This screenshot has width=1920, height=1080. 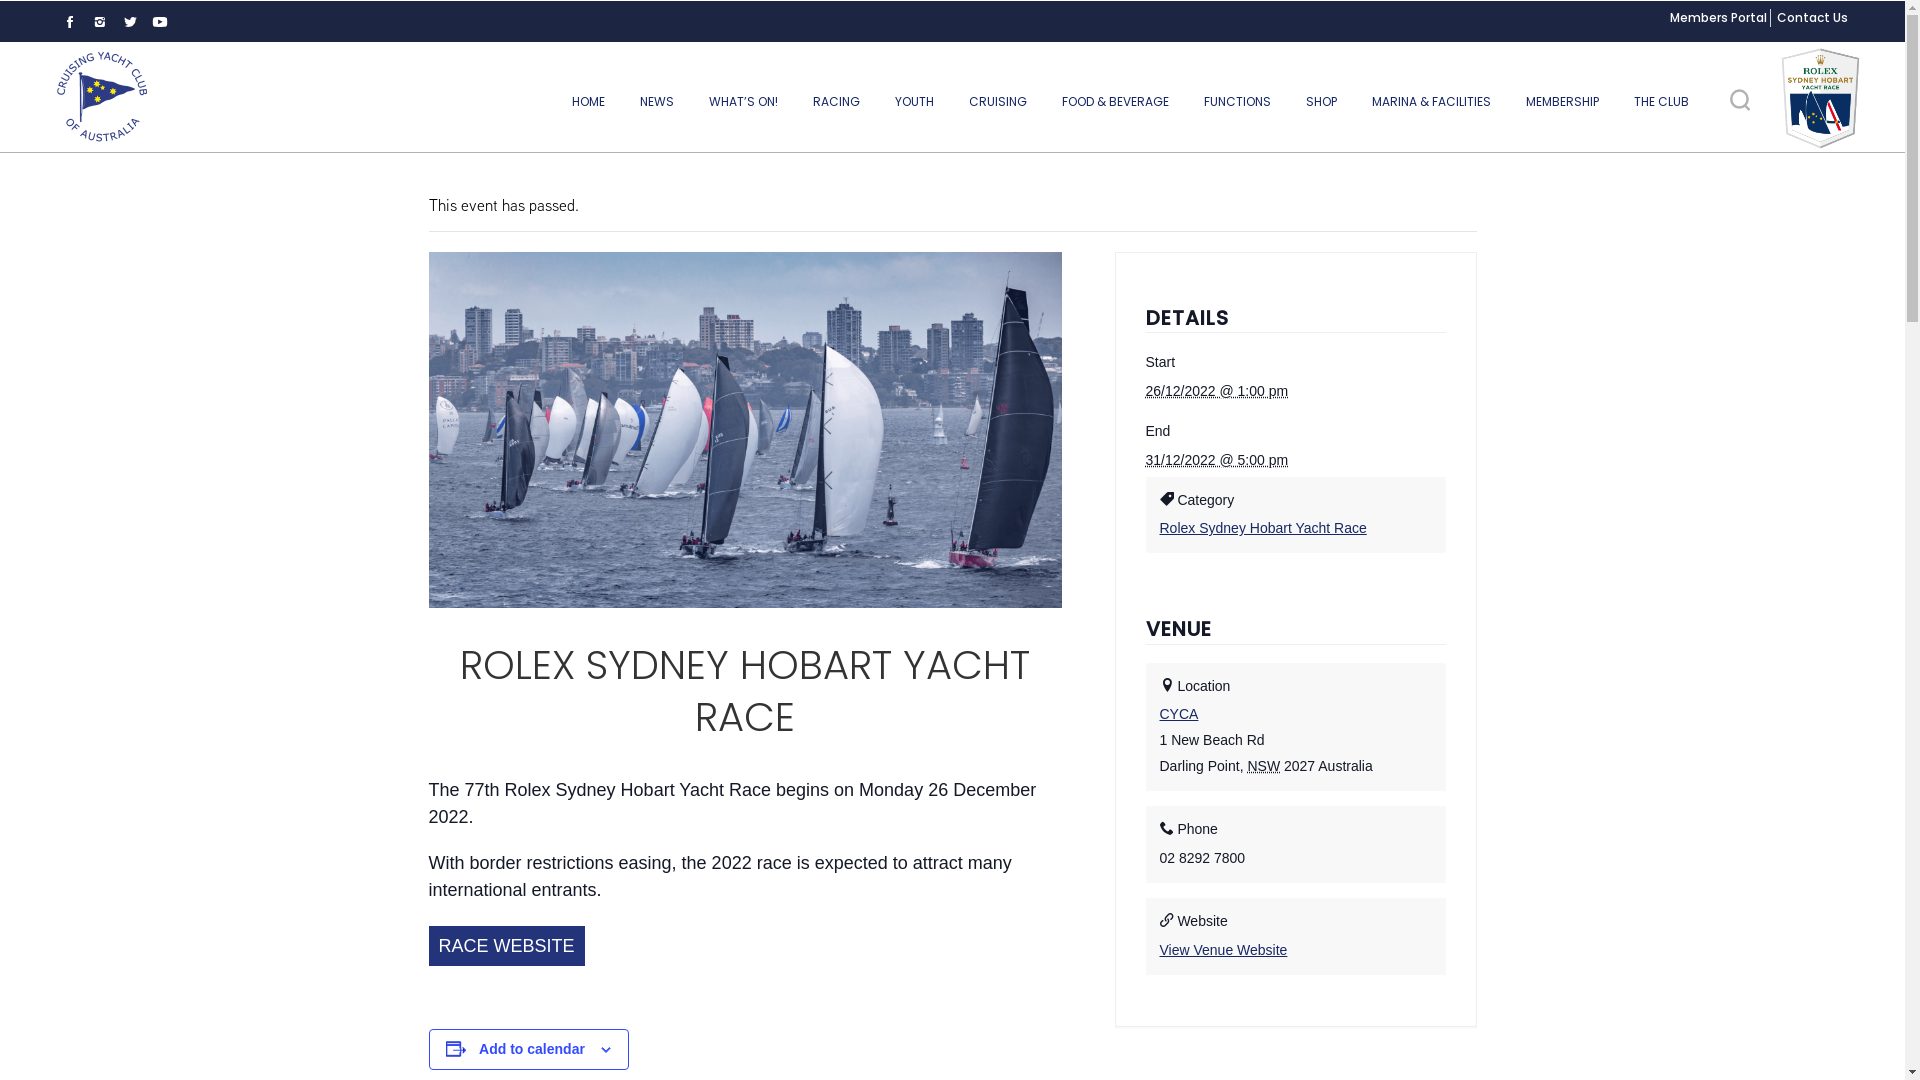 I want to click on 'Rolex Sydney Hobart Yacht Race', so click(x=1160, y=527).